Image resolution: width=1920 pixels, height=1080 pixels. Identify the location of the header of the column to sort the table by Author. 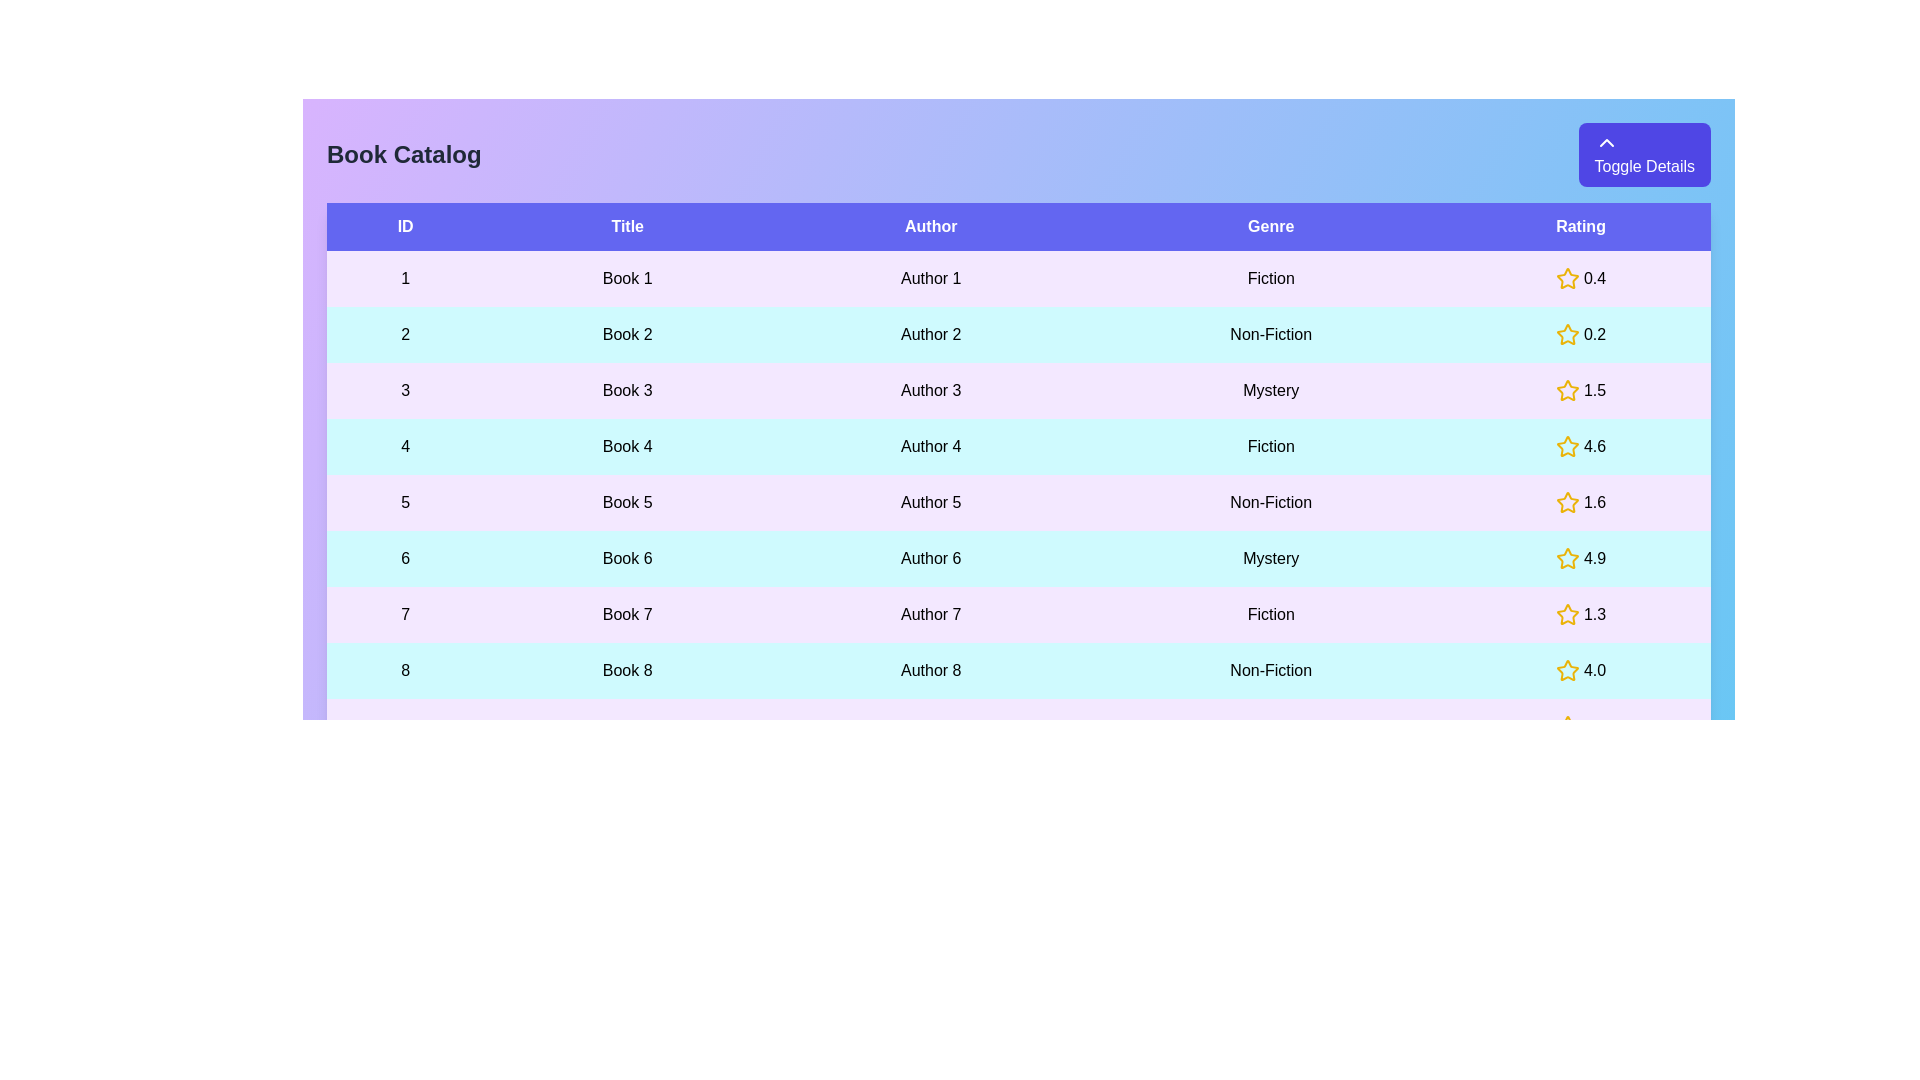
(930, 226).